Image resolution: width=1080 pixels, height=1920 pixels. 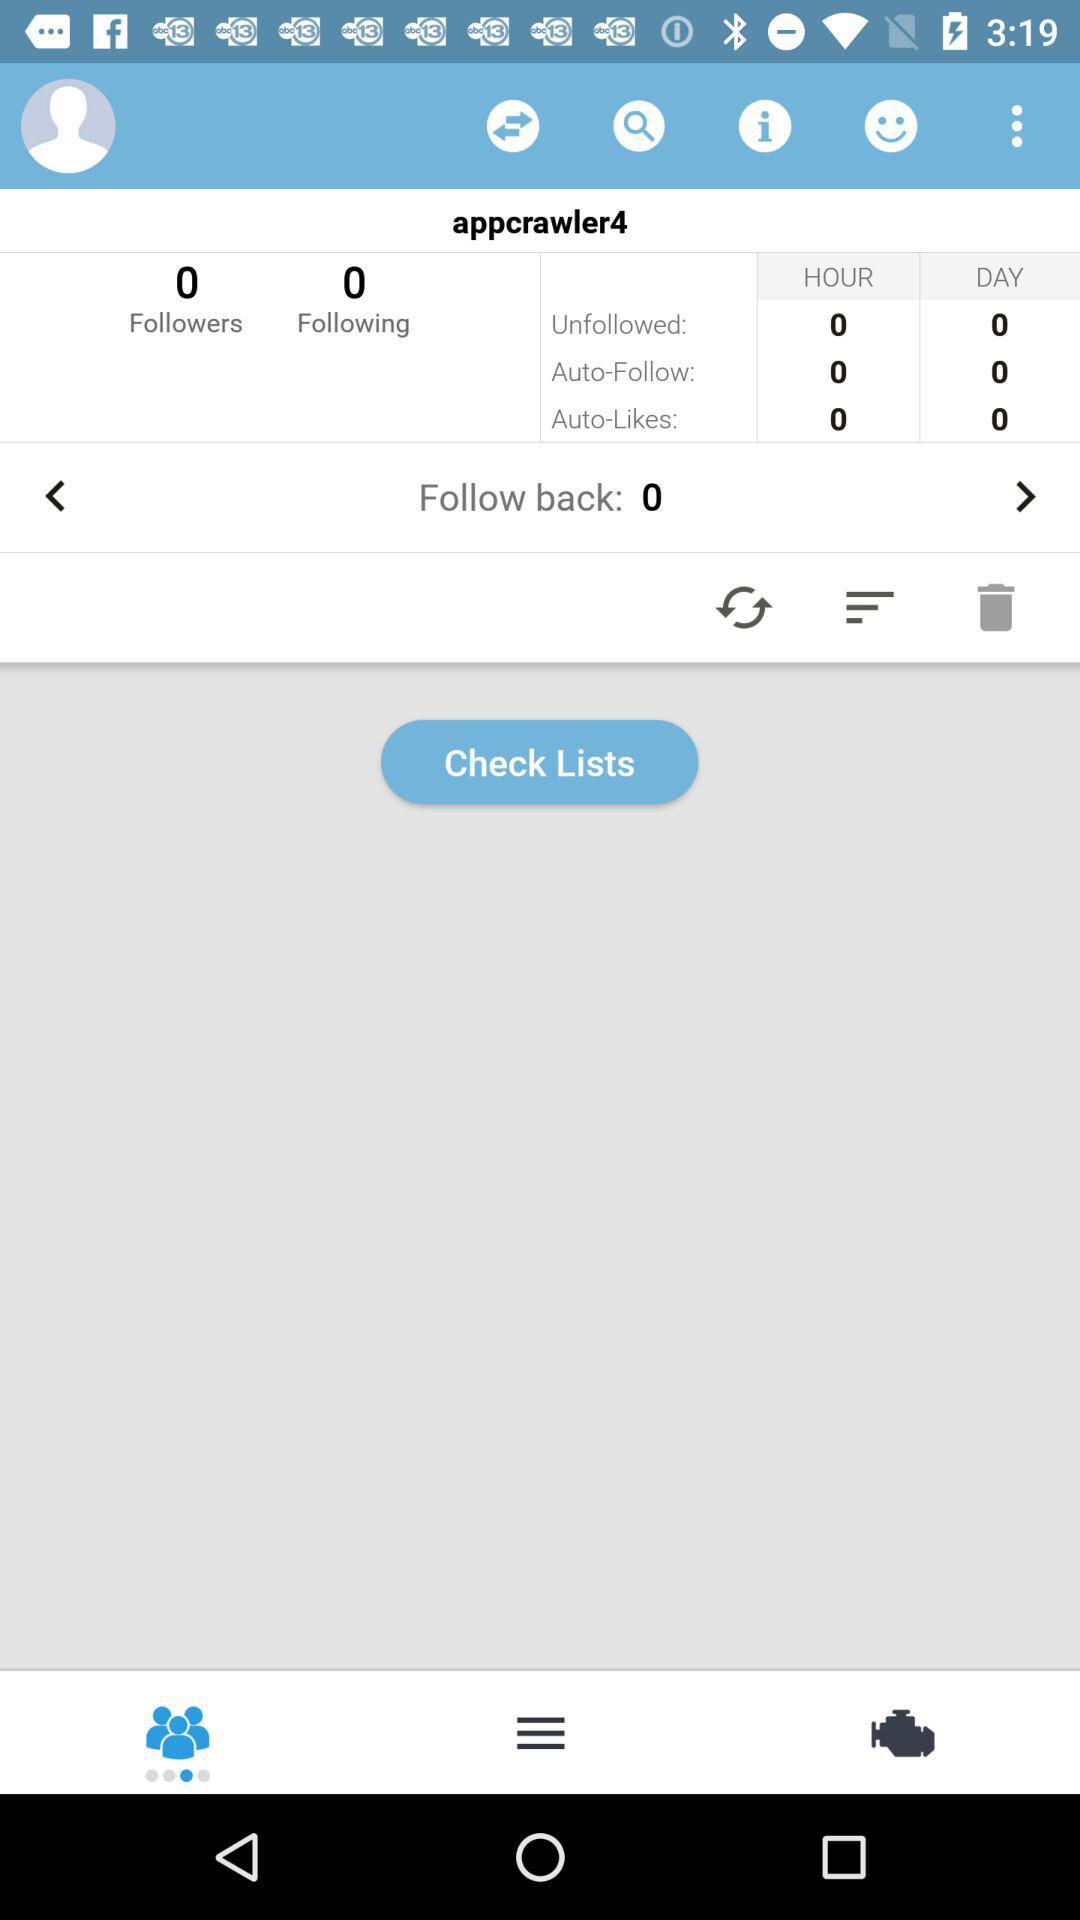 I want to click on previous, so click(x=54, y=496).